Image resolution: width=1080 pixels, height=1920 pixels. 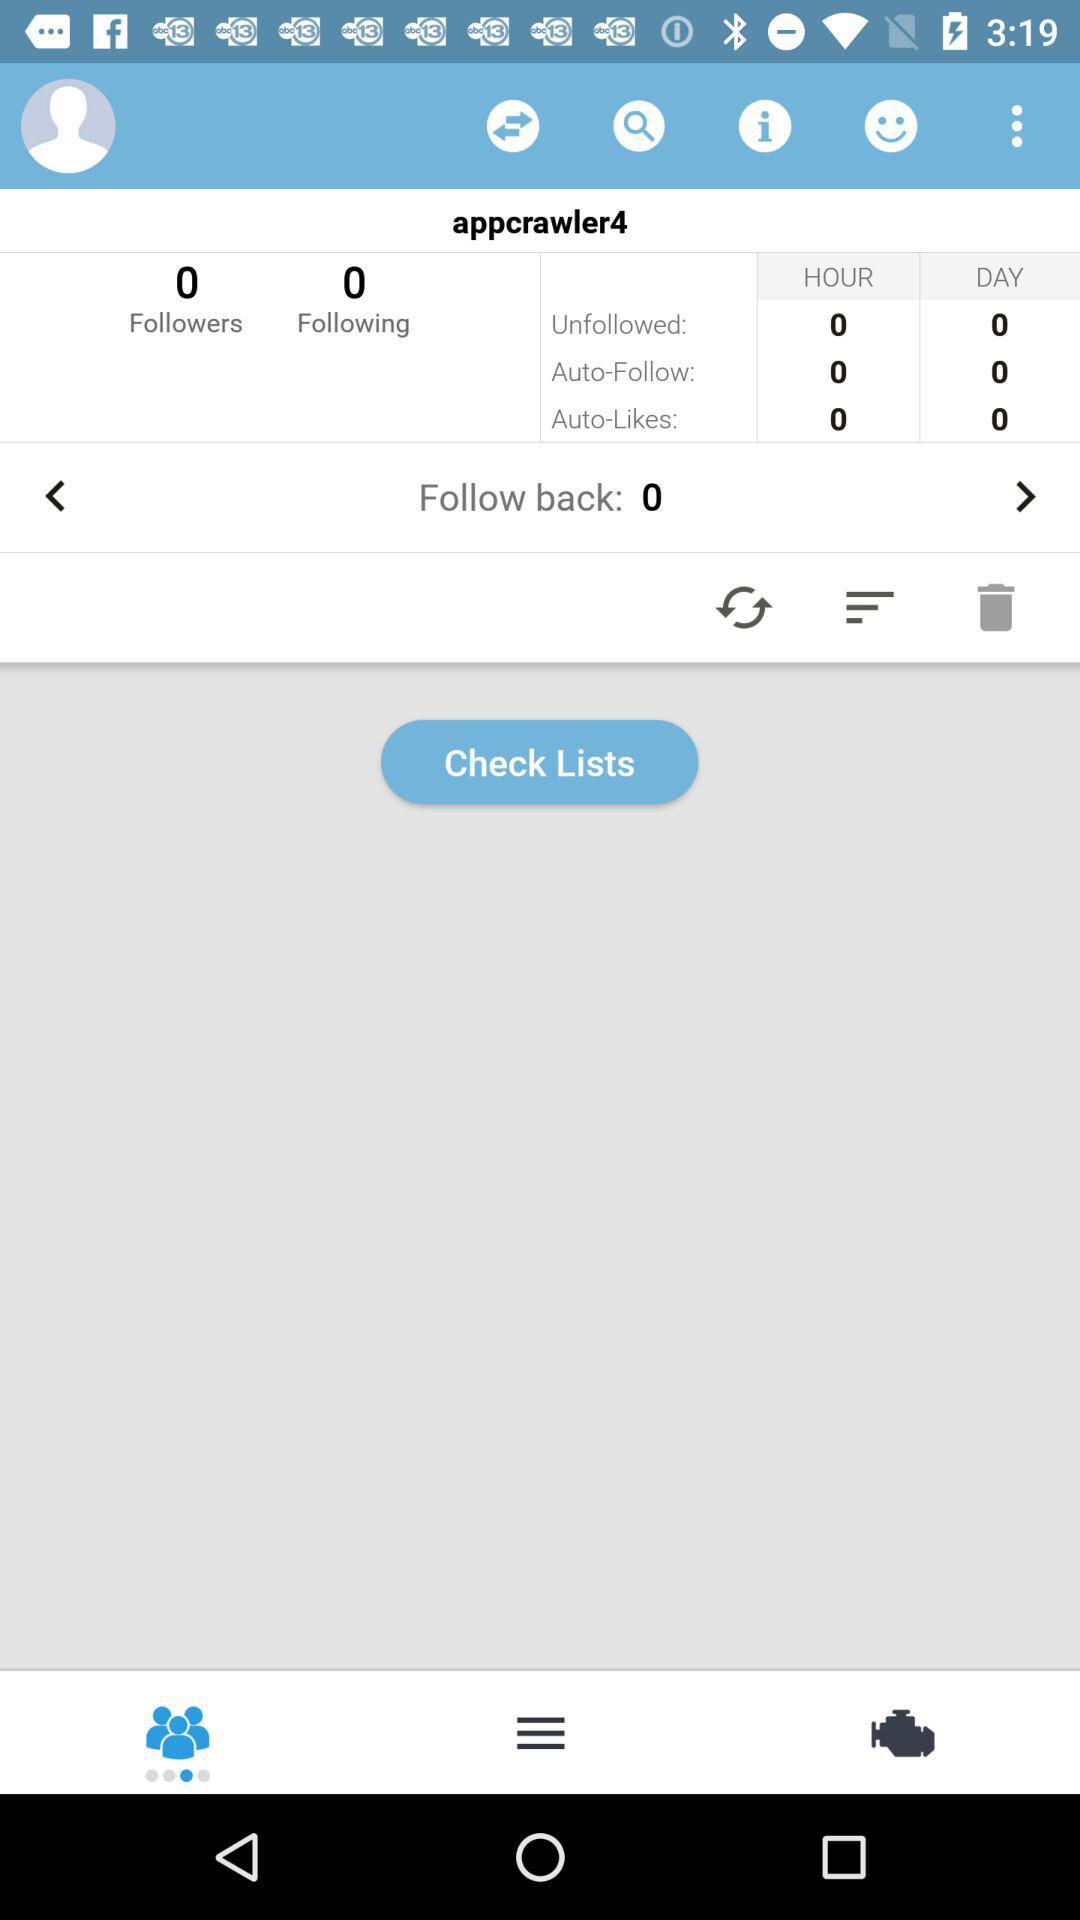 I want to click on previous, so click(x=54, y=496).